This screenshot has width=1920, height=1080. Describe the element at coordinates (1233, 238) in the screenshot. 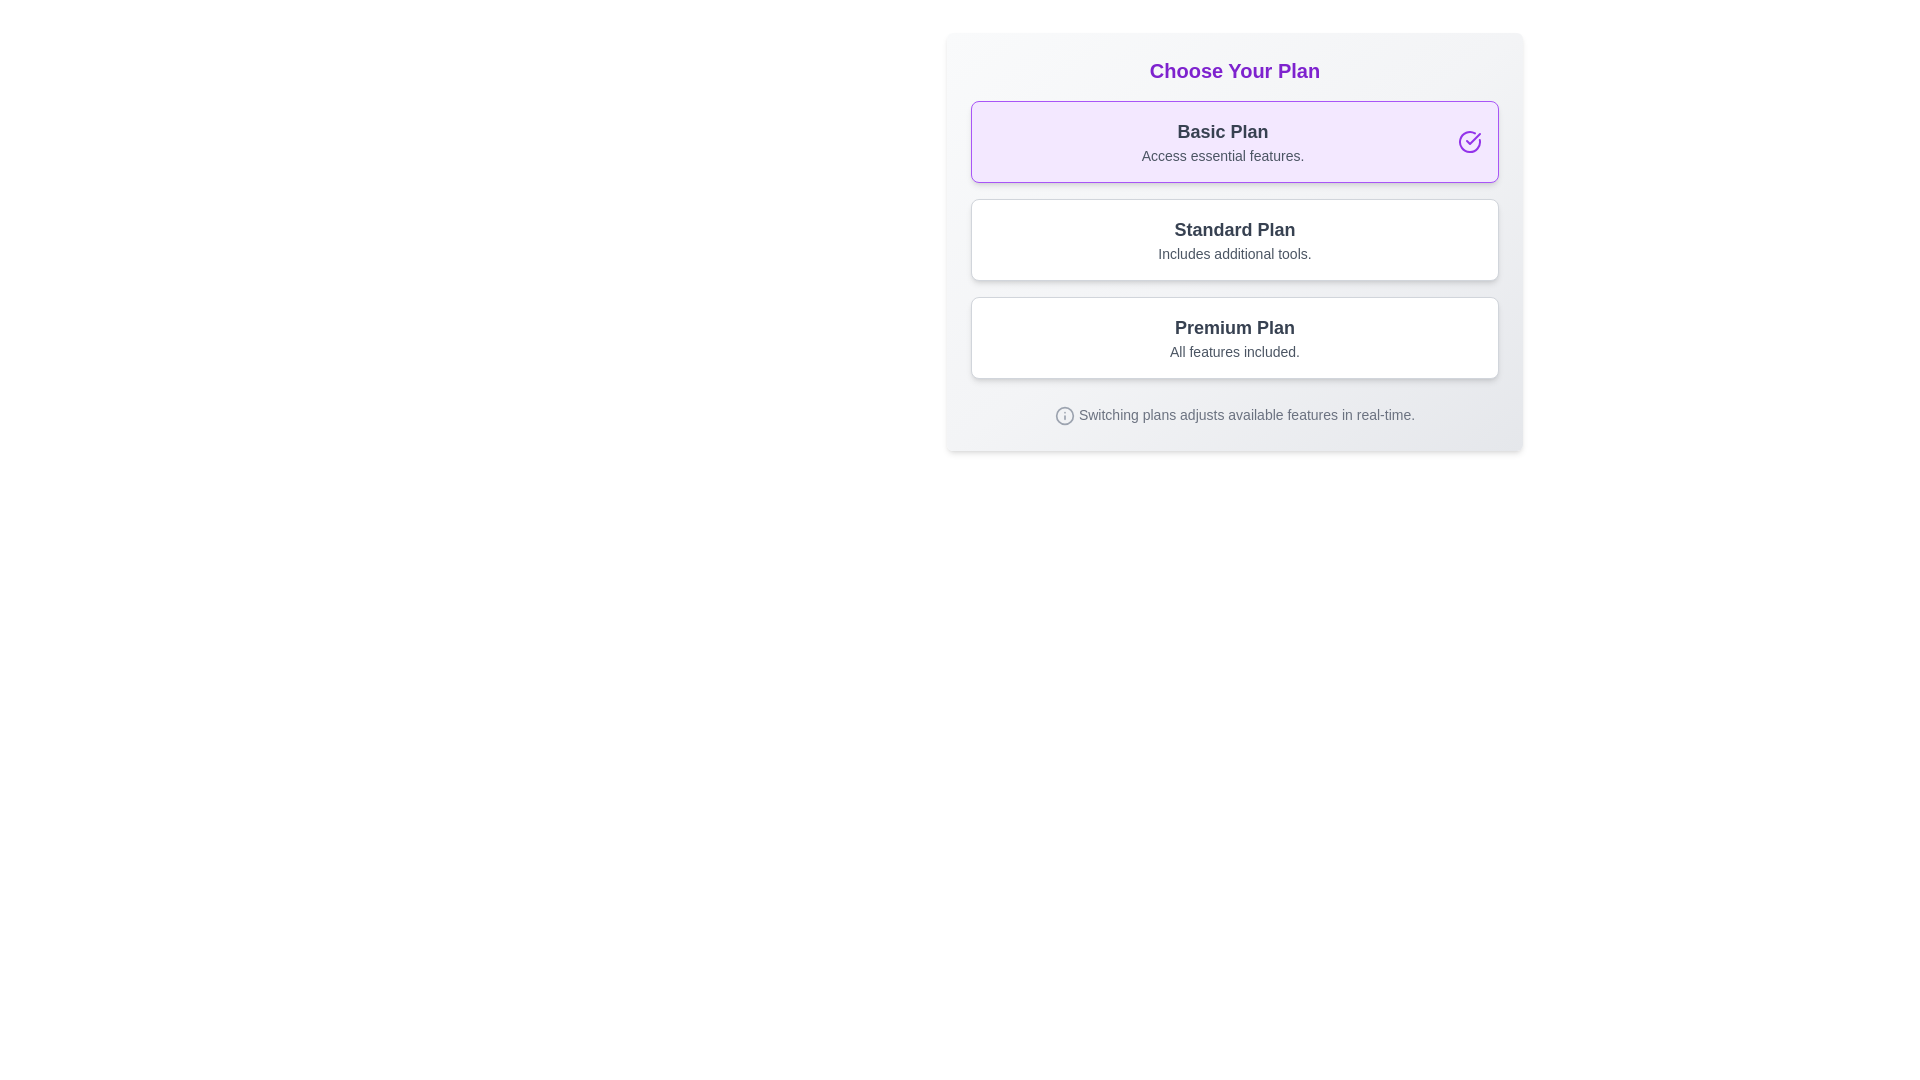

I see `the textual information element representing the title and description of the 'Standard Plan' in the pricing options selection interface` at that location.